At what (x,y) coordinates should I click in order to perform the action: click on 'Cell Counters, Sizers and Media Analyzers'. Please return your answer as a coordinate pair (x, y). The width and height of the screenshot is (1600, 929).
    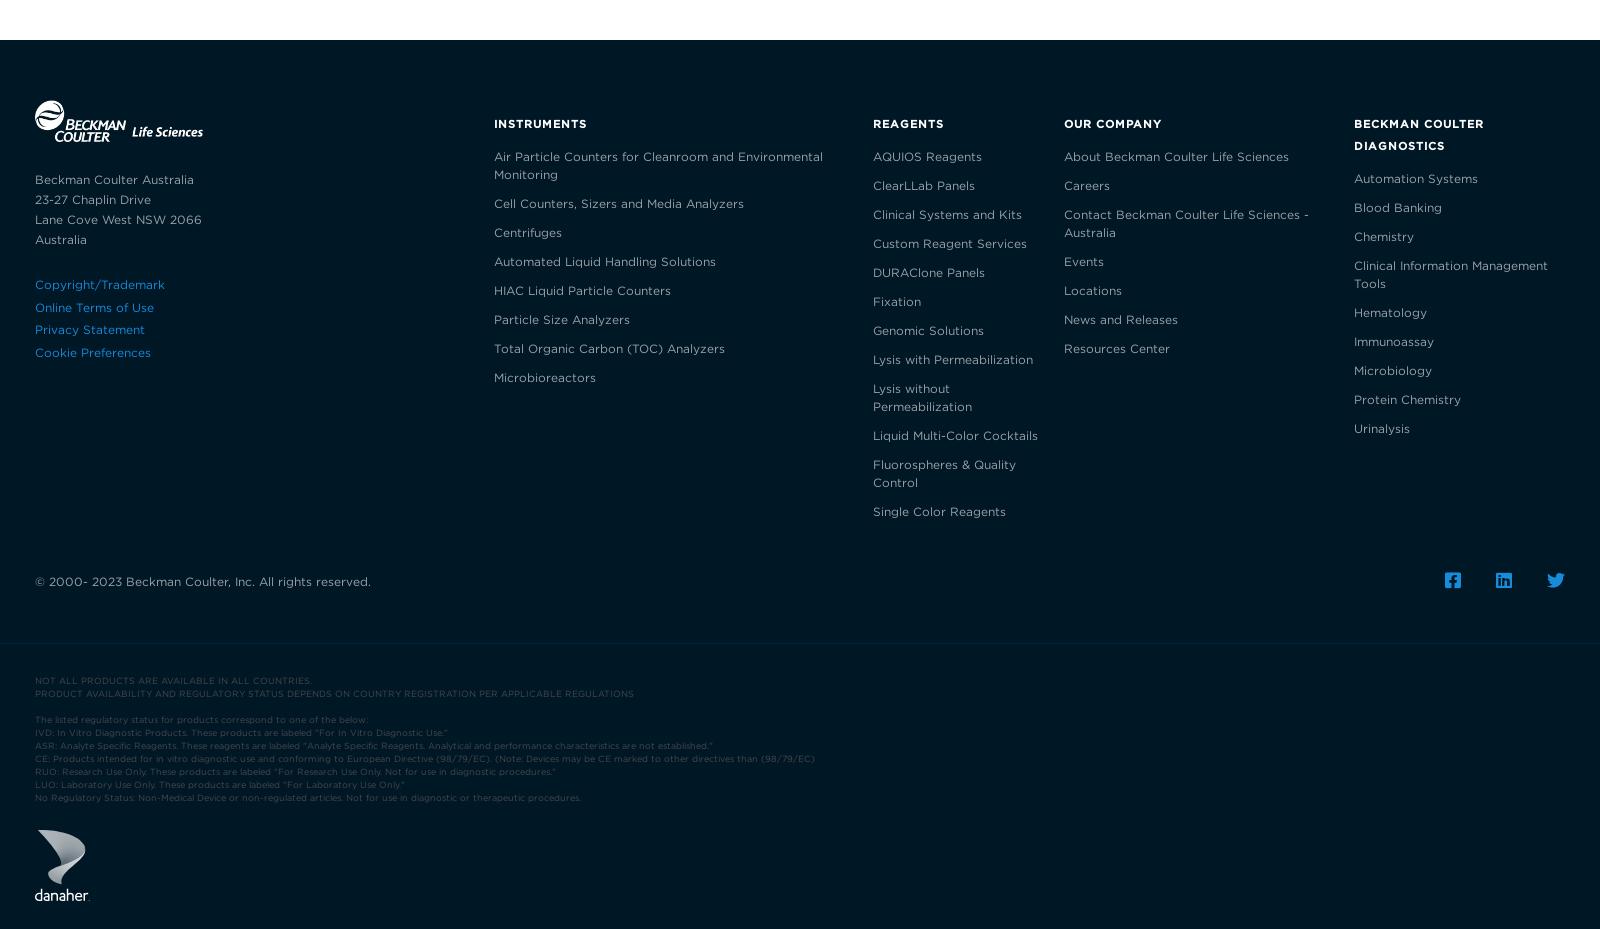
    Looking at the image, I should click on (493, 201).